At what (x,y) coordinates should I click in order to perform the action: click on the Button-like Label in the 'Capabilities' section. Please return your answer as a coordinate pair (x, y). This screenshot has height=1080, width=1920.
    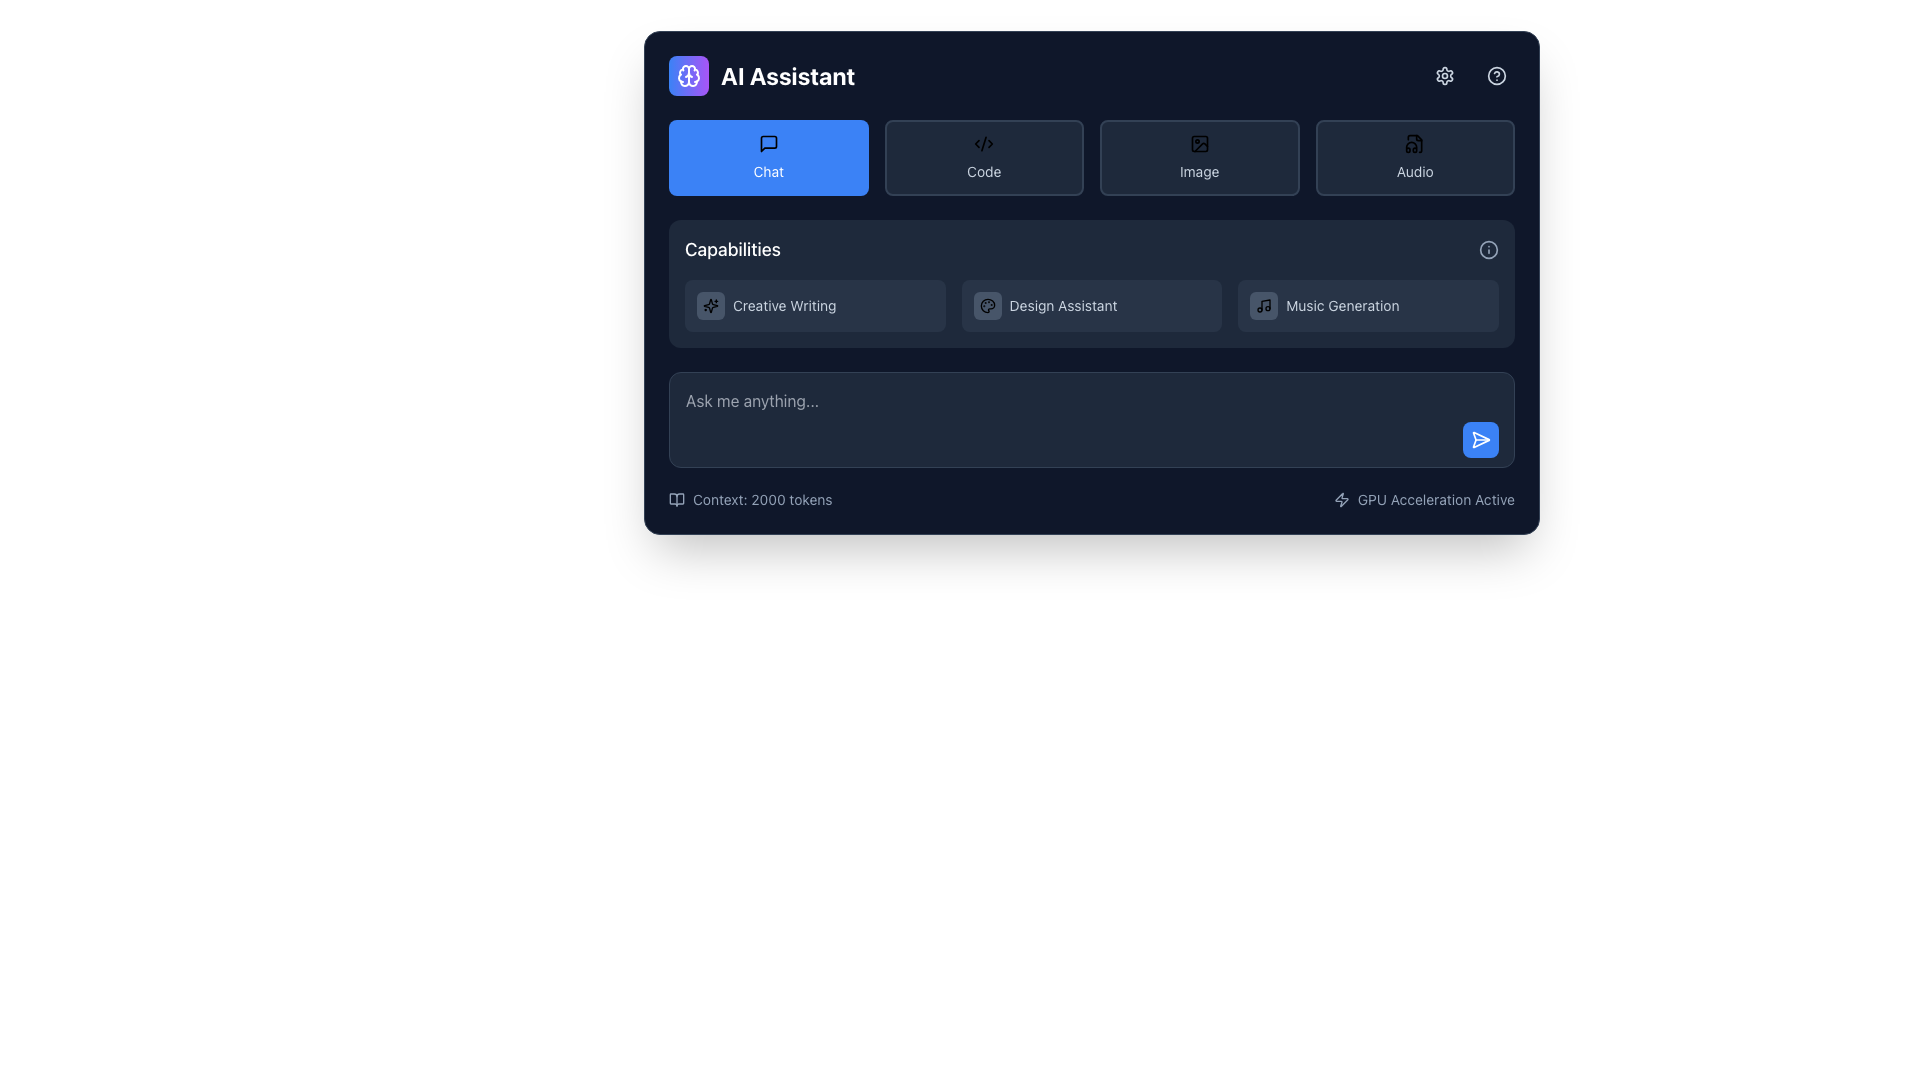
    Looking at the image, I should click on (1090, 305).